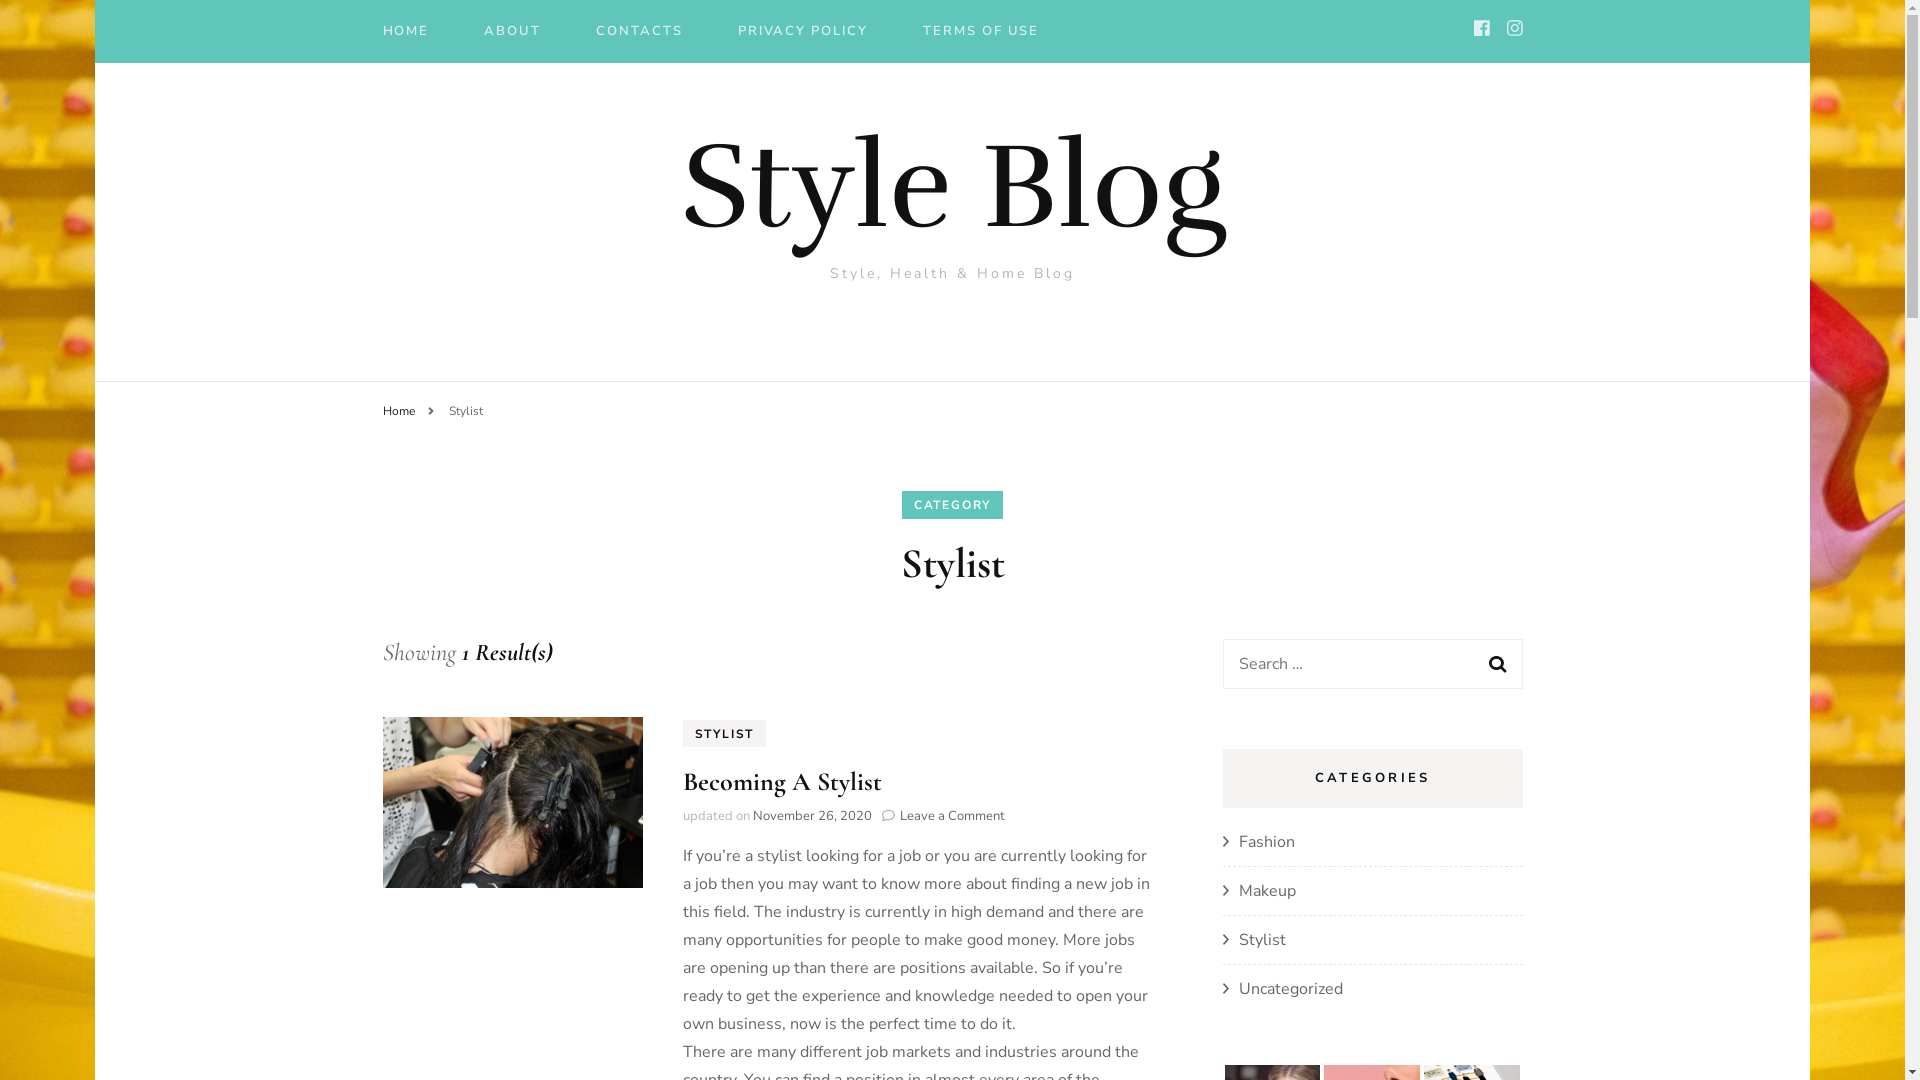  I want to click on 'HOME', so click(382, 33).